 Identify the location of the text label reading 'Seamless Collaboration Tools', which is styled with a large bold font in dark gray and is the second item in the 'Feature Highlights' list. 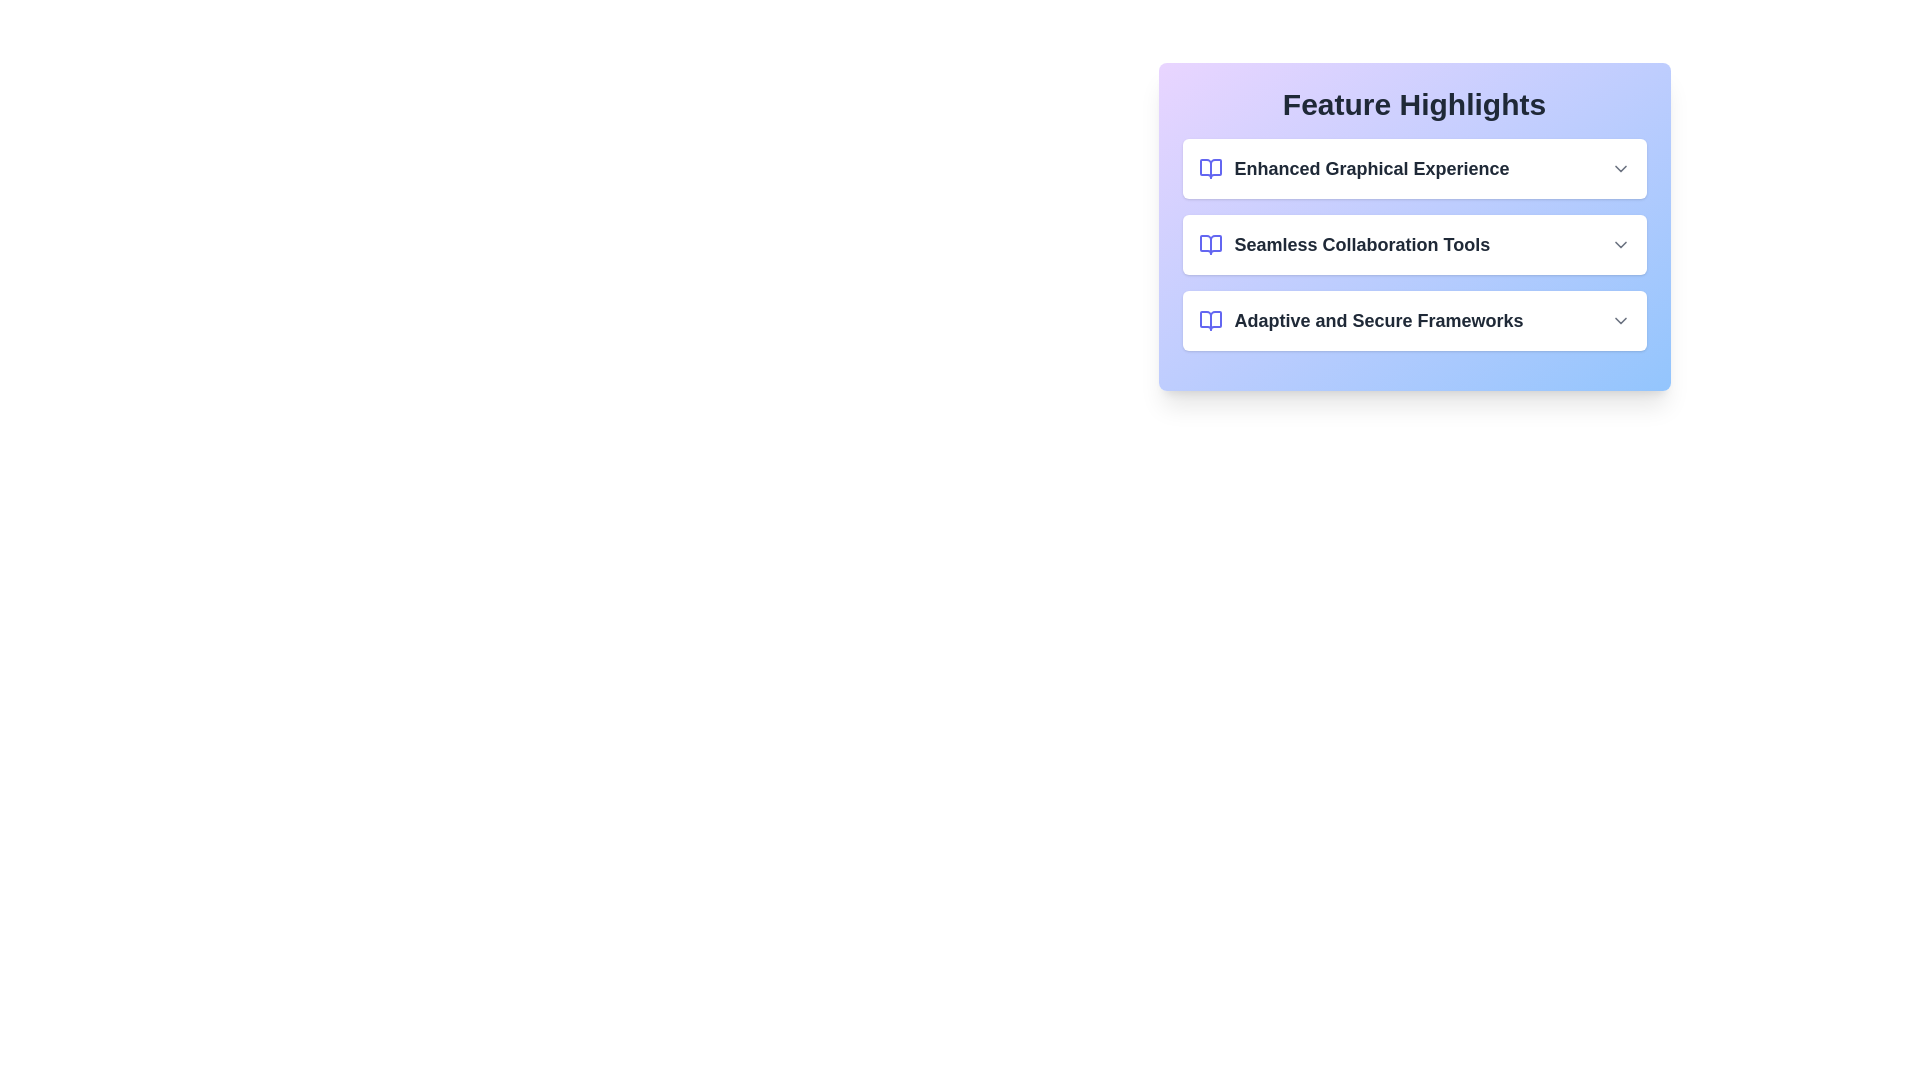
(1361, 244).